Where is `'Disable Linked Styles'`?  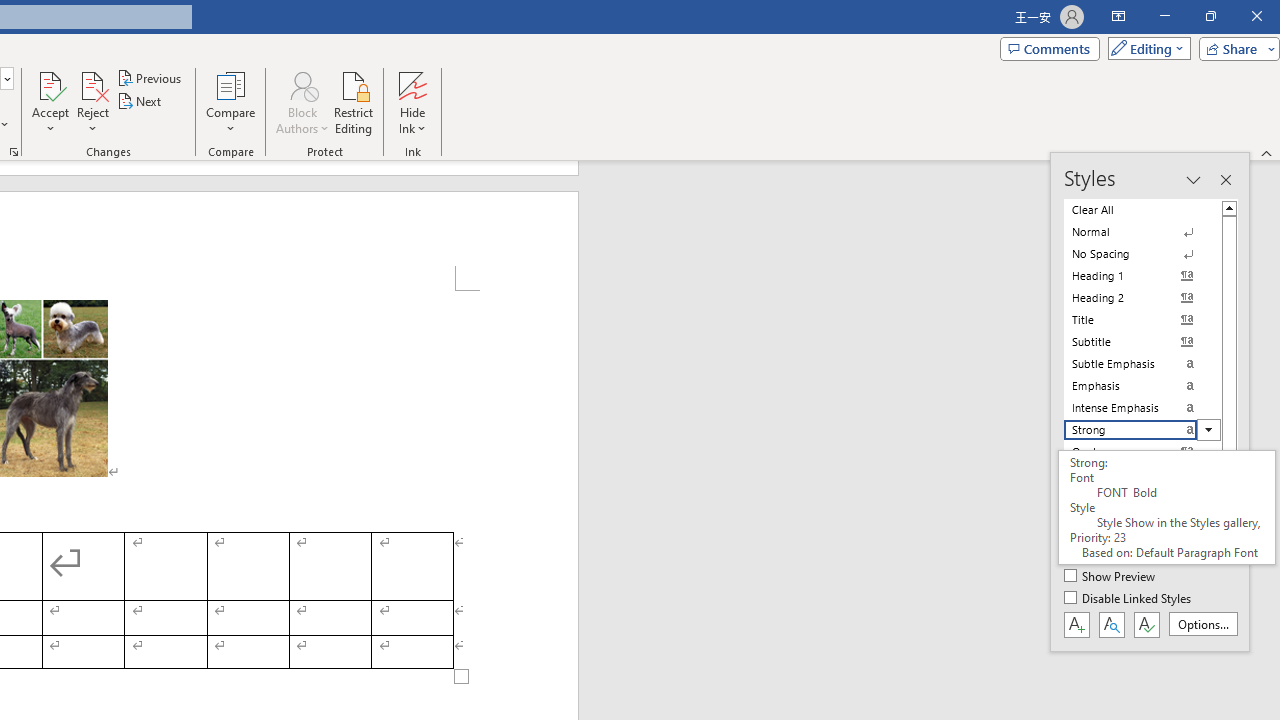
'Disable Linked Styles' is located at coordinates (1129, 598).